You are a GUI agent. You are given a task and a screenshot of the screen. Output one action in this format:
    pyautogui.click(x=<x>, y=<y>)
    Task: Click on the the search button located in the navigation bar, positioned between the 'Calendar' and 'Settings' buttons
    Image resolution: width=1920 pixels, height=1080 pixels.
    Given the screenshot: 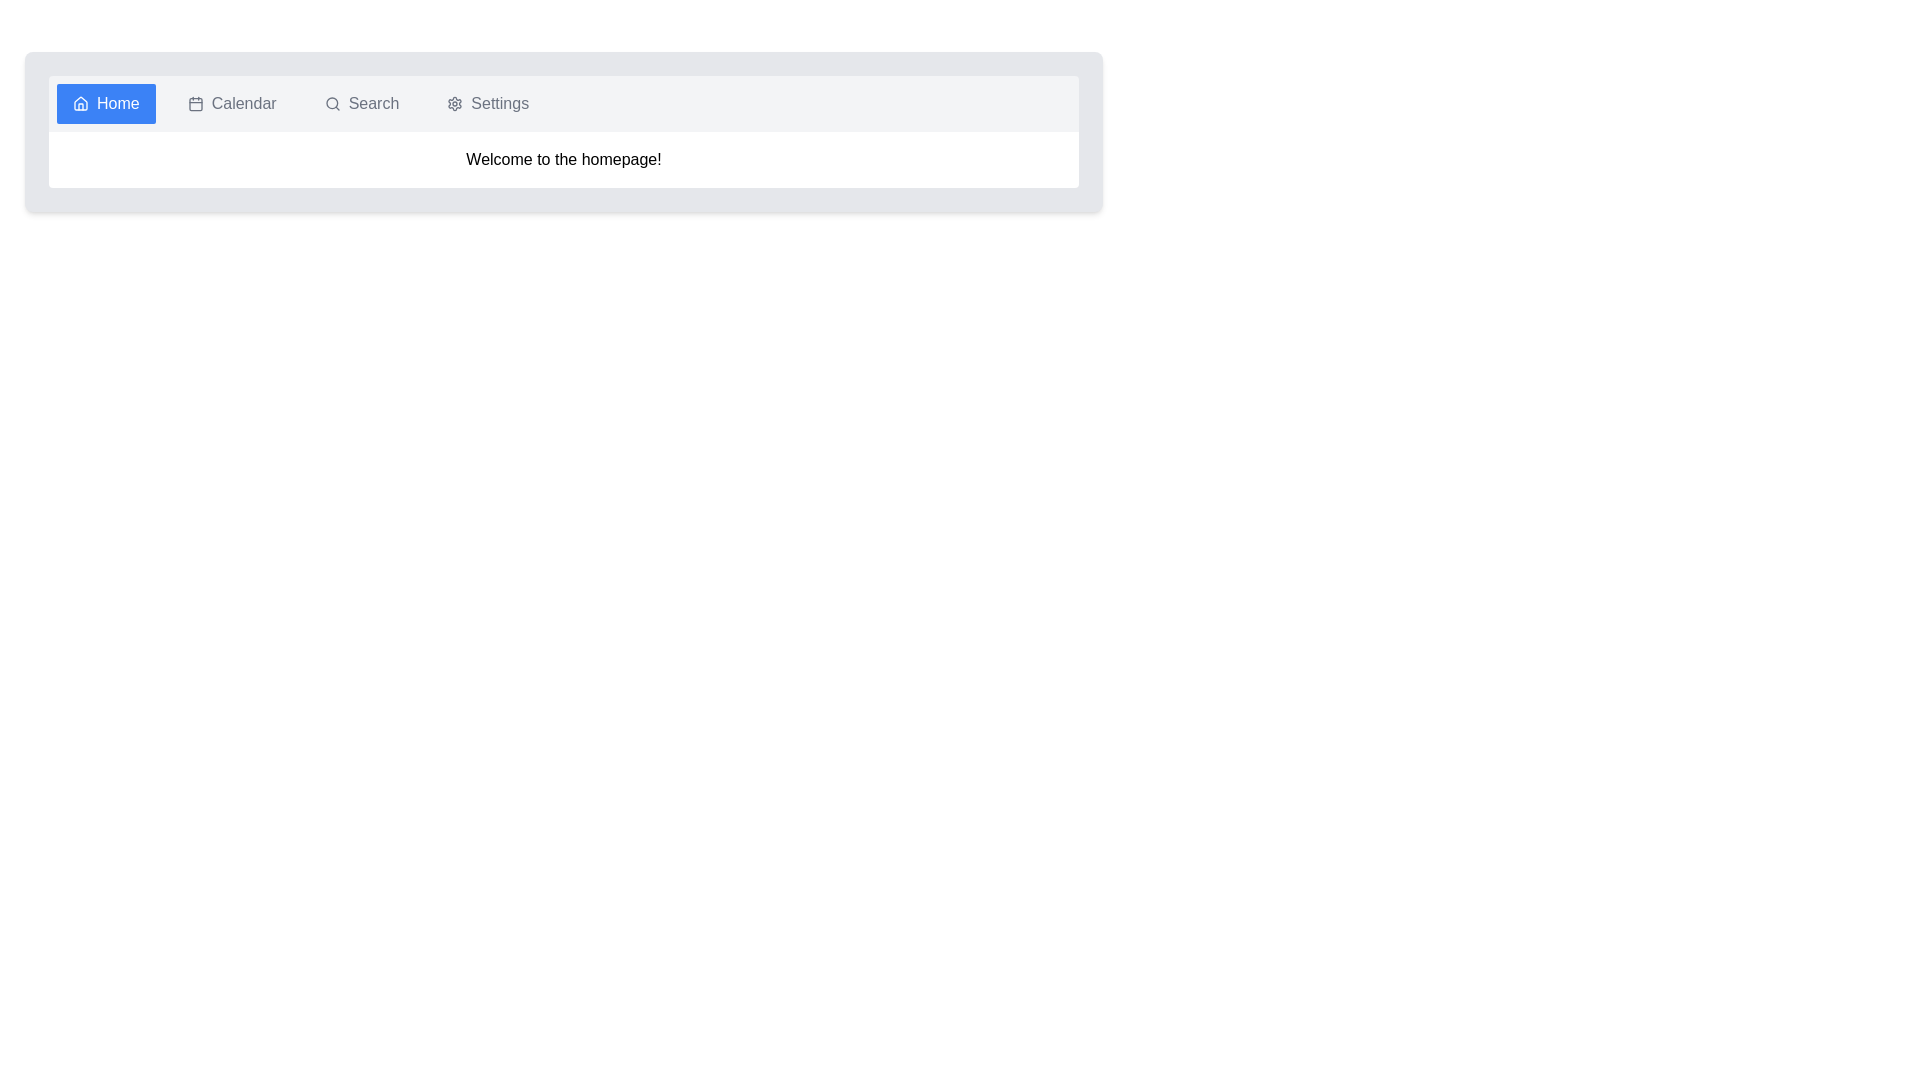 What is the action you would take?
    pyautogui.click(x=361, y=104)
    